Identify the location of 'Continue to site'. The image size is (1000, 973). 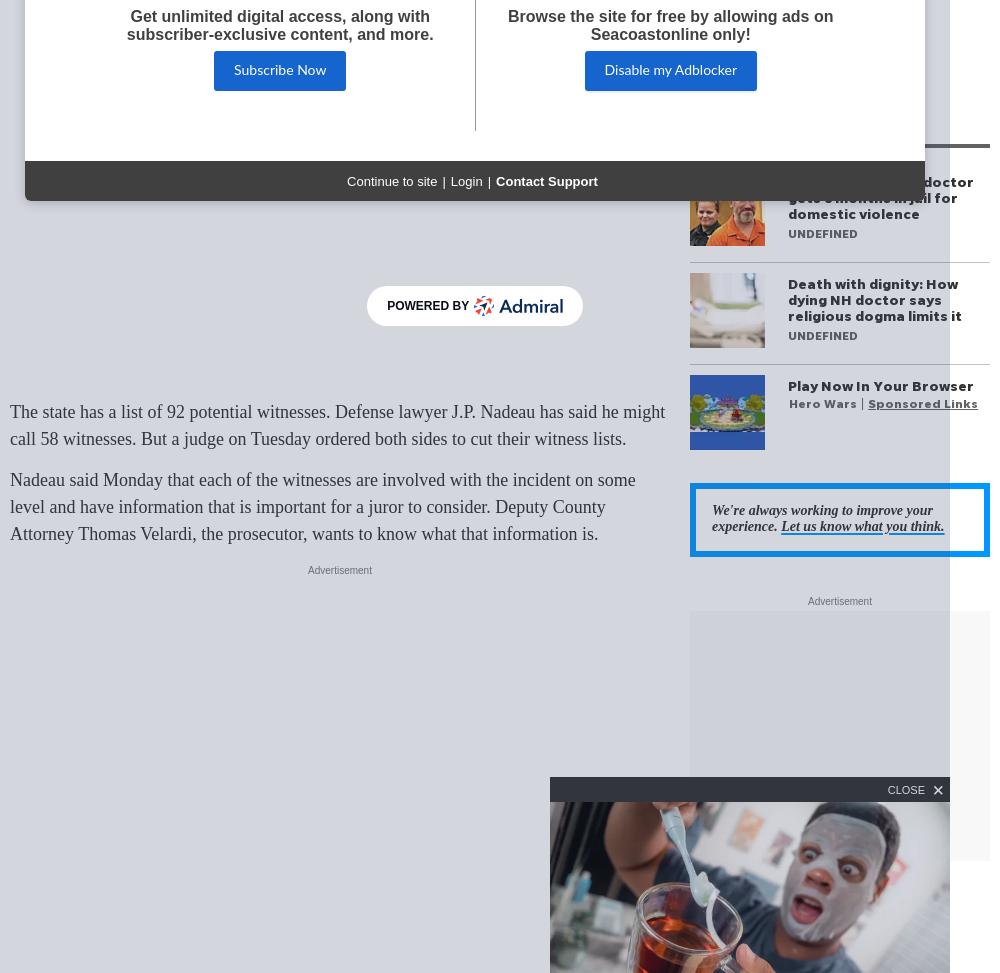
(392, 180).